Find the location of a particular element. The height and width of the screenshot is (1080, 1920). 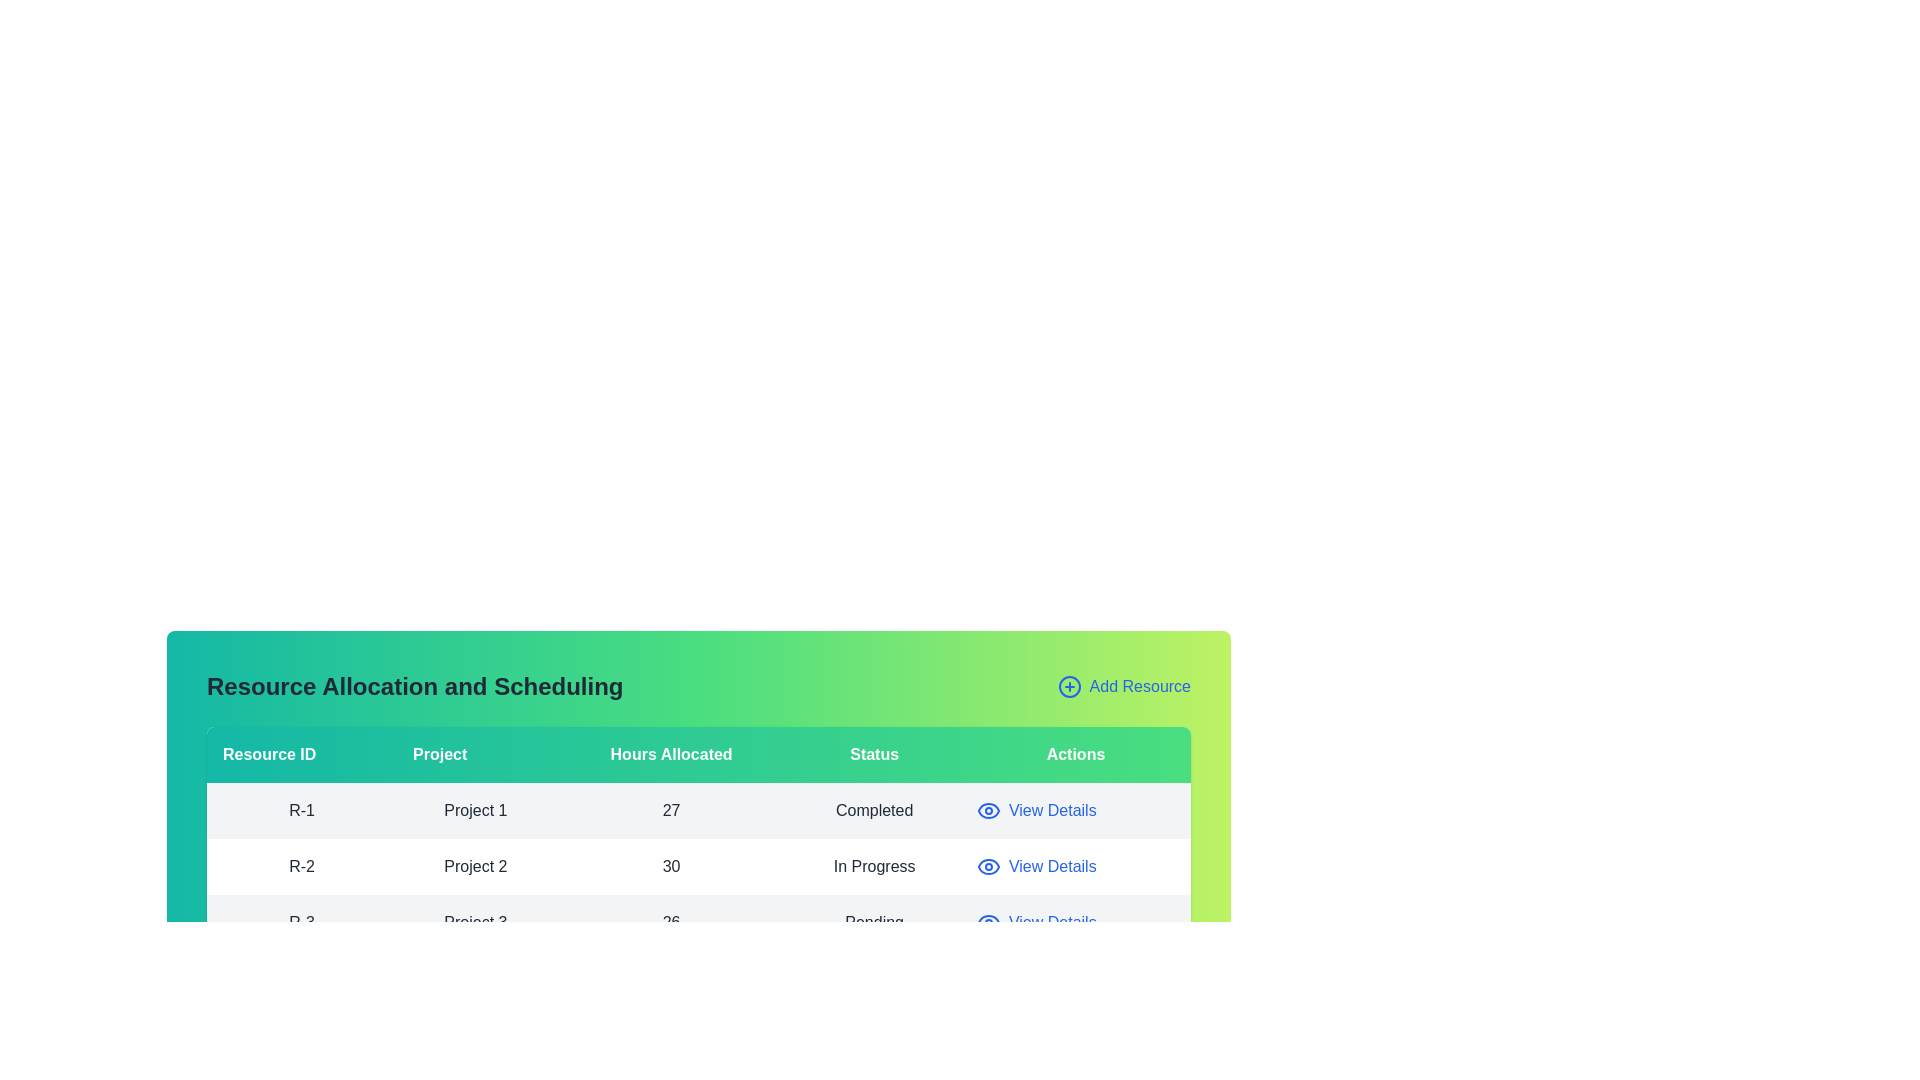

the column header labeled 'Hours Allocated' to sort the table by that column is located at coordinates (671, 755).